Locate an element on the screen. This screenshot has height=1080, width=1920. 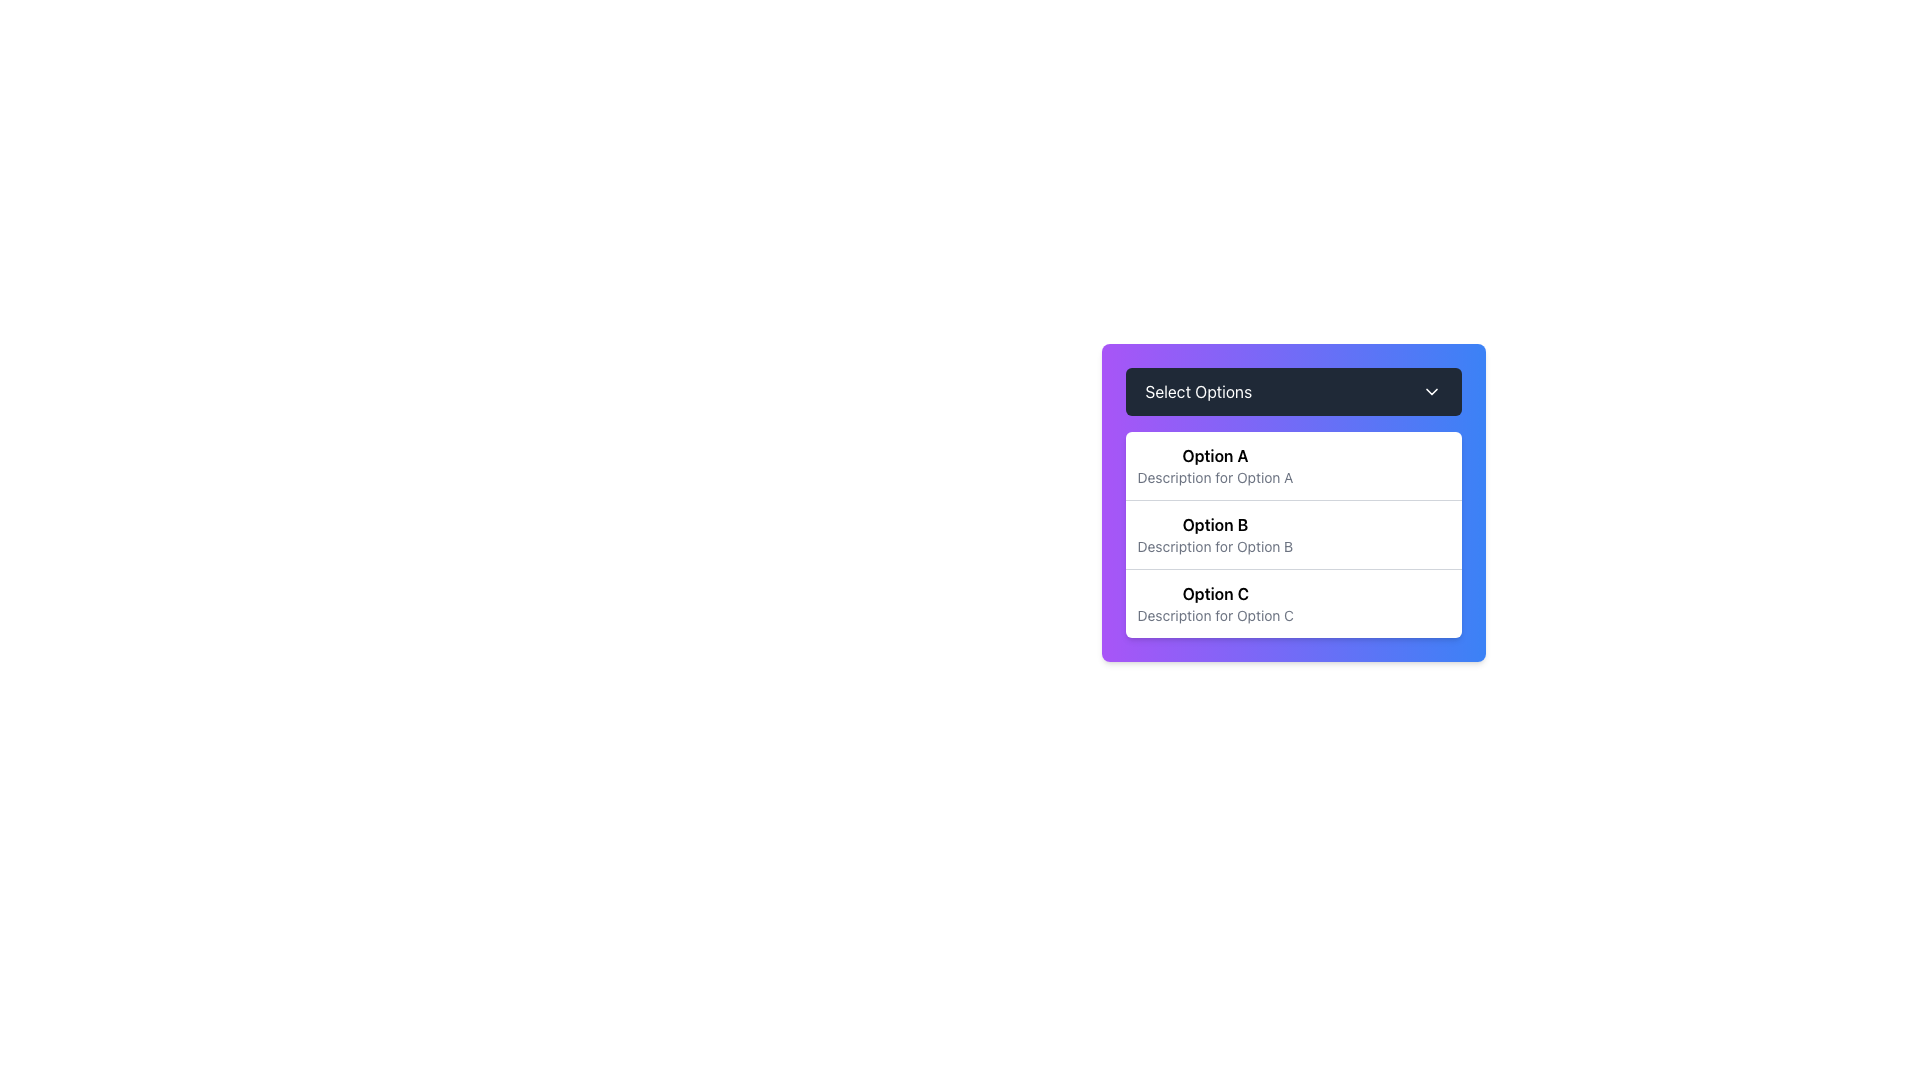
the selectable list item labeled 'Option B' is located at coordinates (1293, 533).